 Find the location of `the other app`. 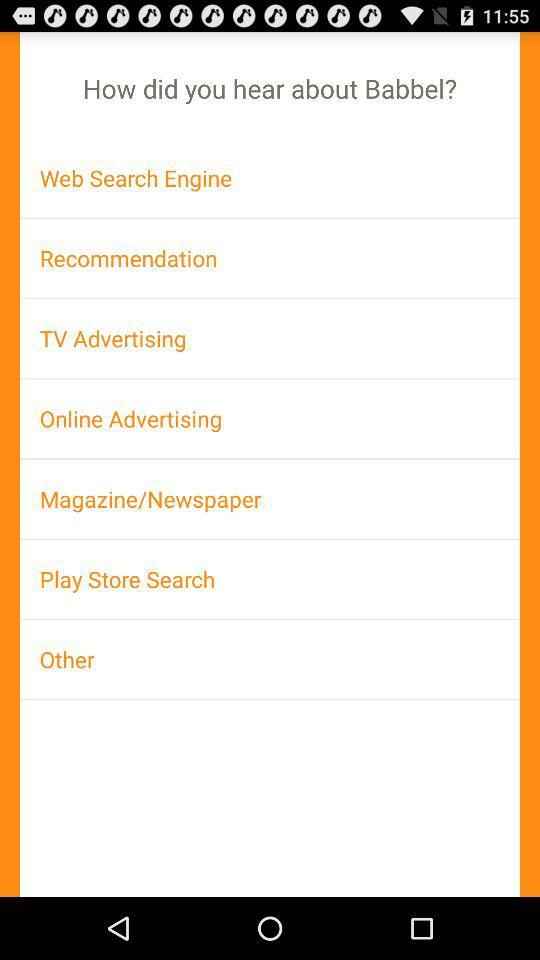

the other app is located at coordinates (270, 658).